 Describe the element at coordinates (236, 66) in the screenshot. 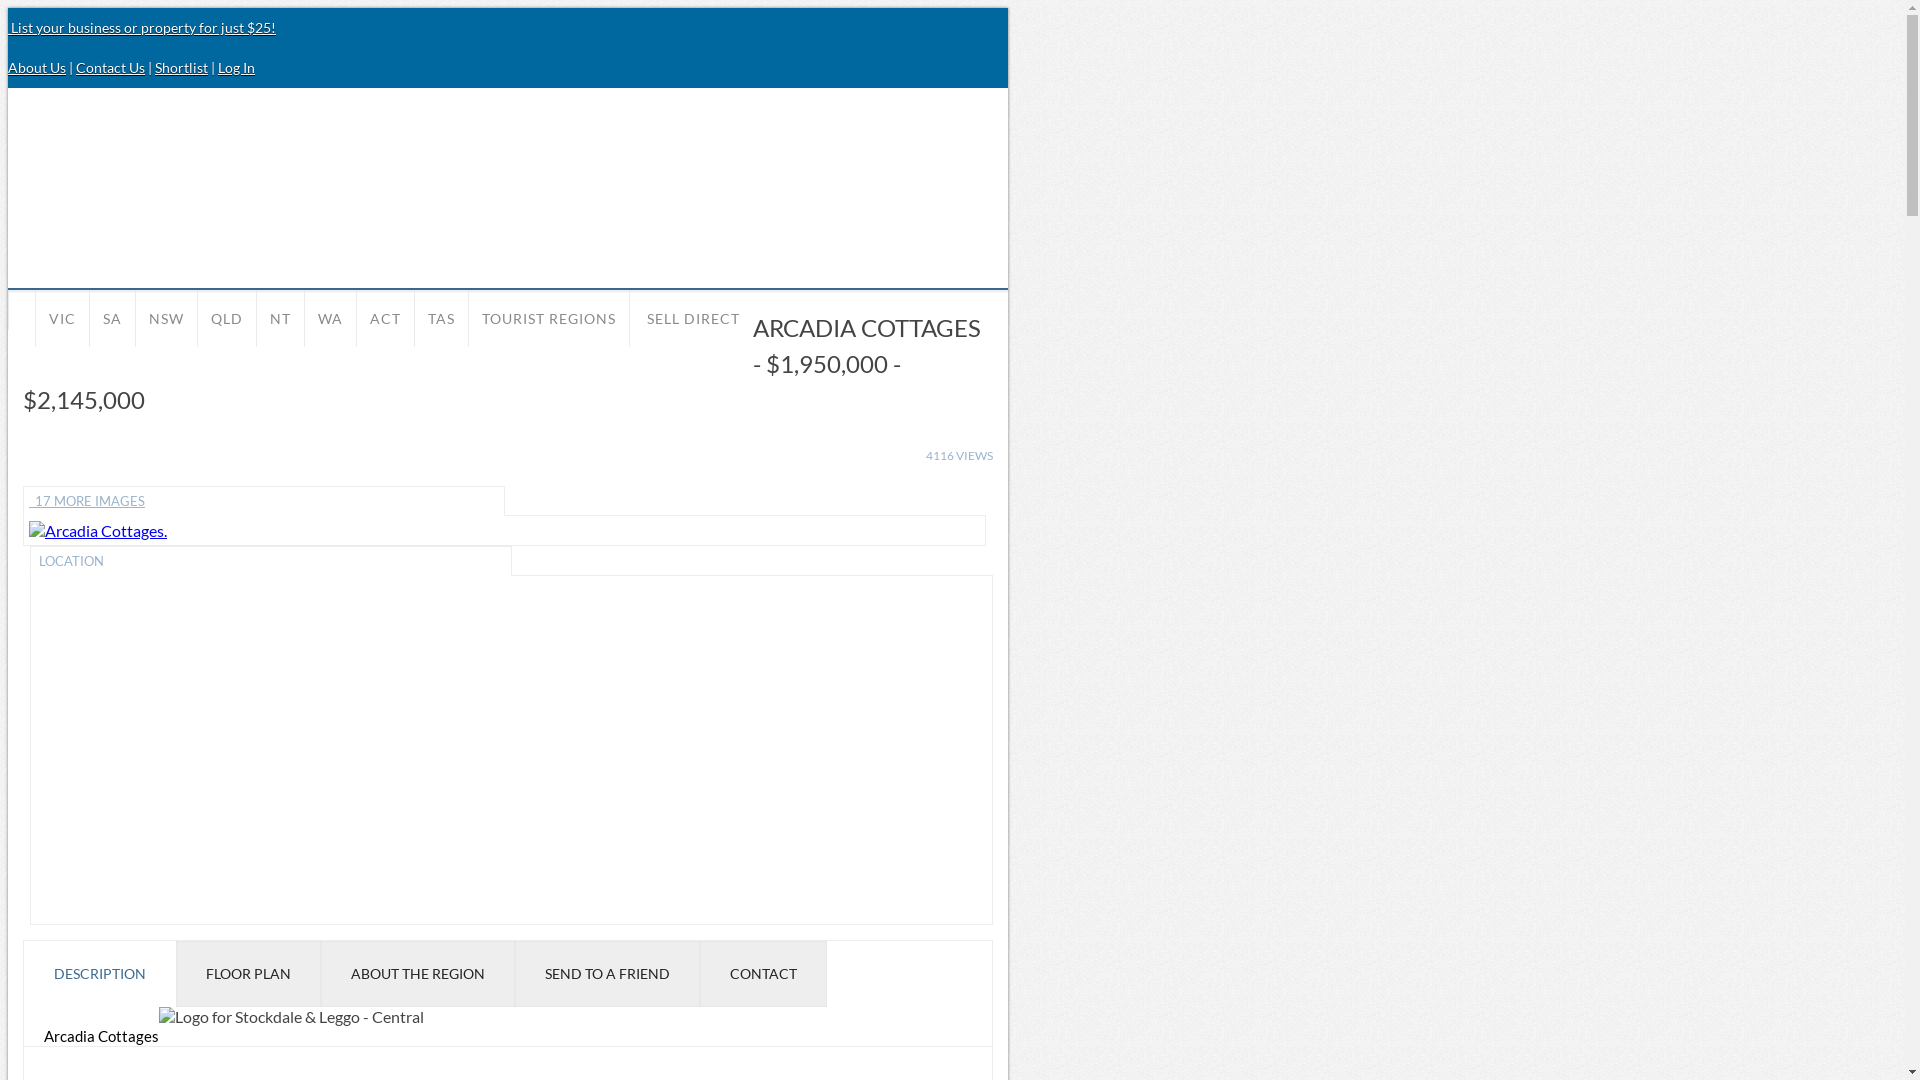

I see `'Log In'` at that location.